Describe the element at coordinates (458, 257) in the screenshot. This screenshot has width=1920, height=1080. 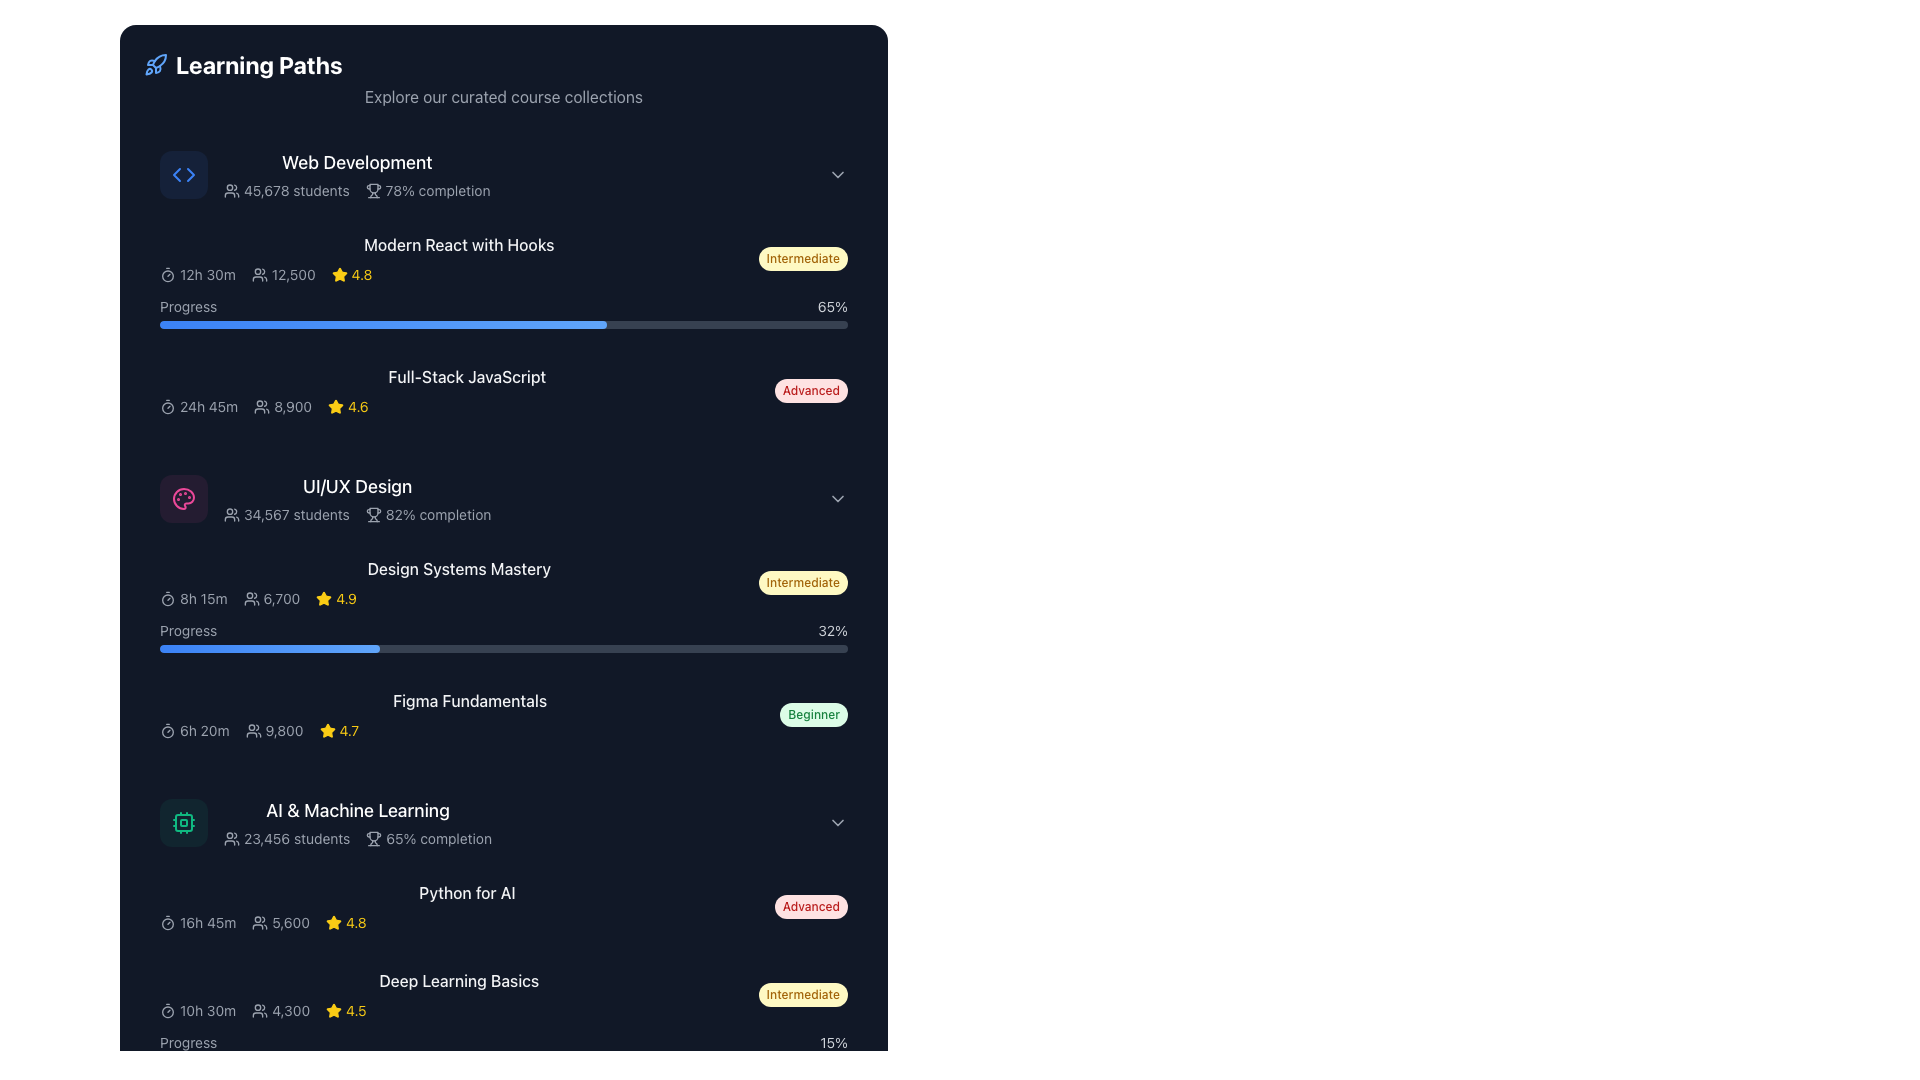
I see `the Course Listing Card located in the 'Learning Paths' section, which is the second item below the 'Web Development' header` at that location.